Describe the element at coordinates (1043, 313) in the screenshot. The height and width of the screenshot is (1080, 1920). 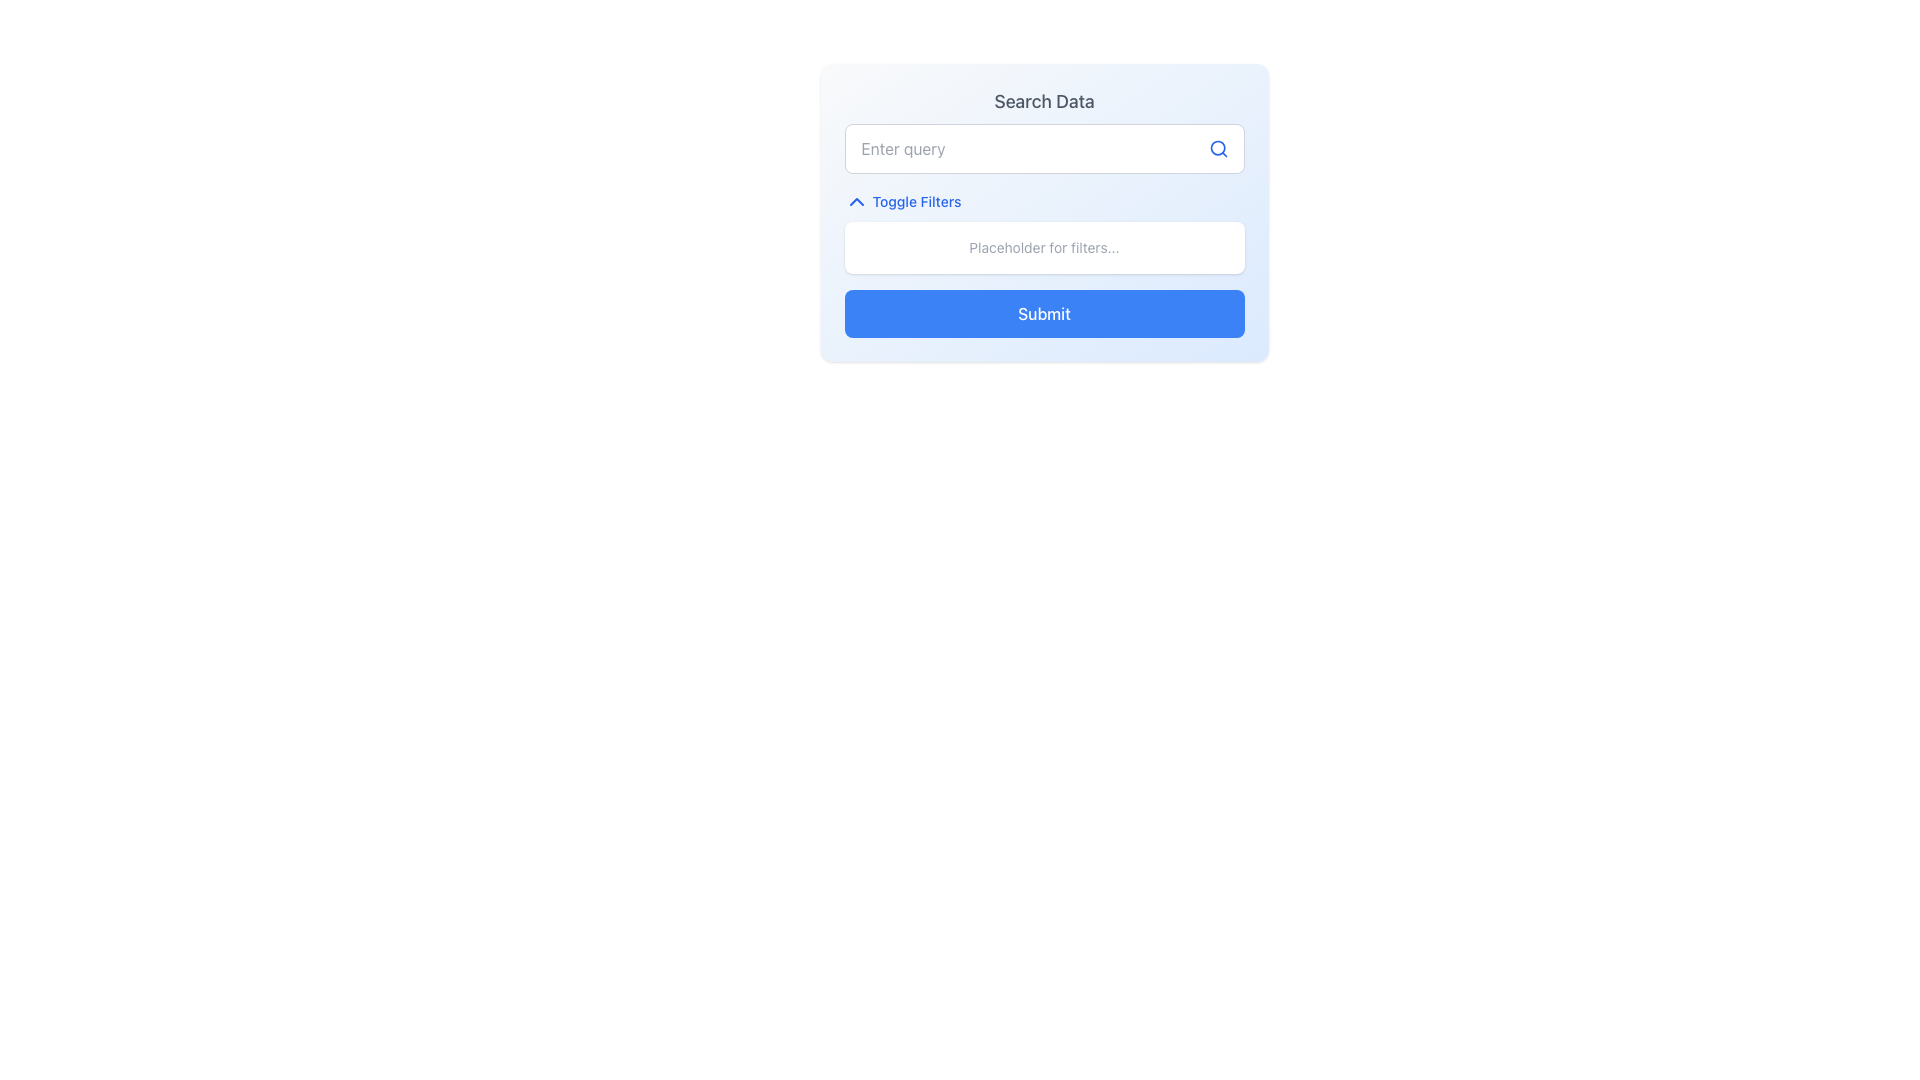
I see `the submit button located at the bottom of the form` at that location.